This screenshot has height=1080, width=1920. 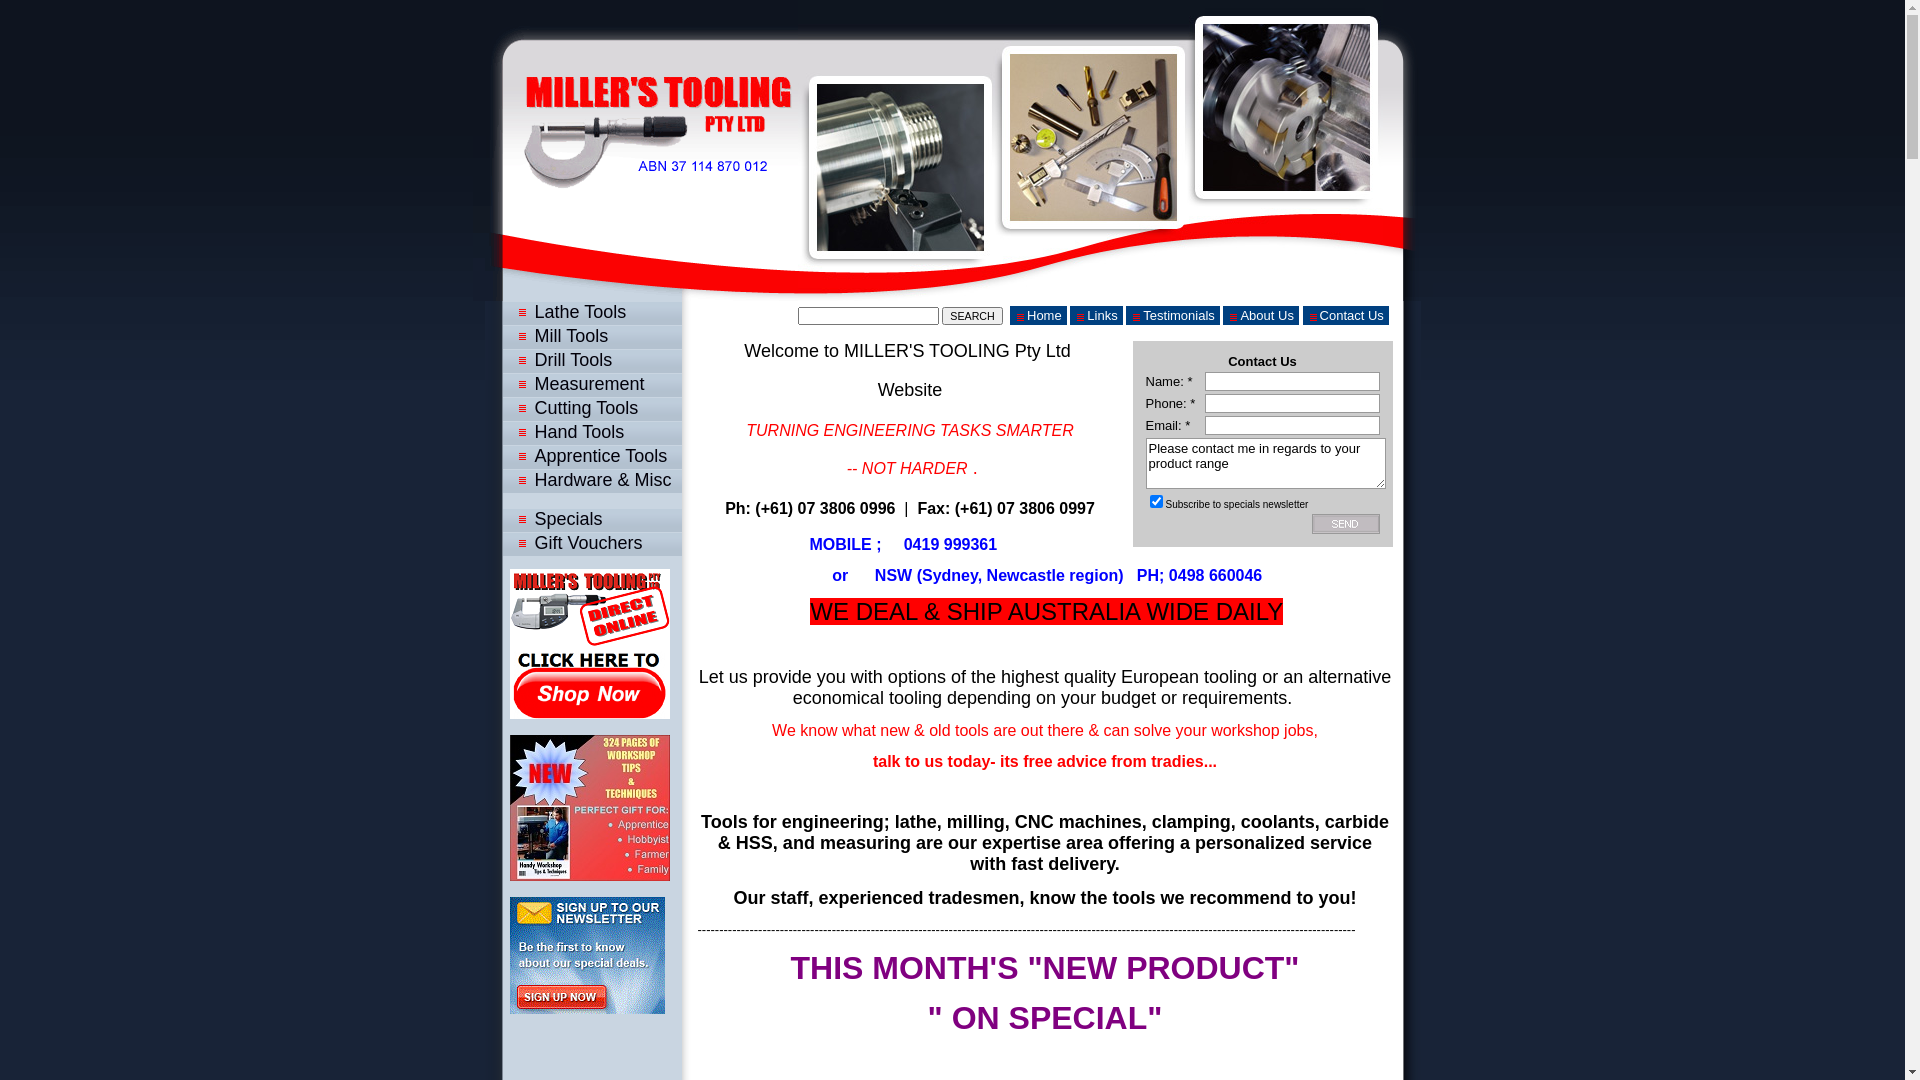 I want to click on 'About Us', so click(x=1259, y=315).